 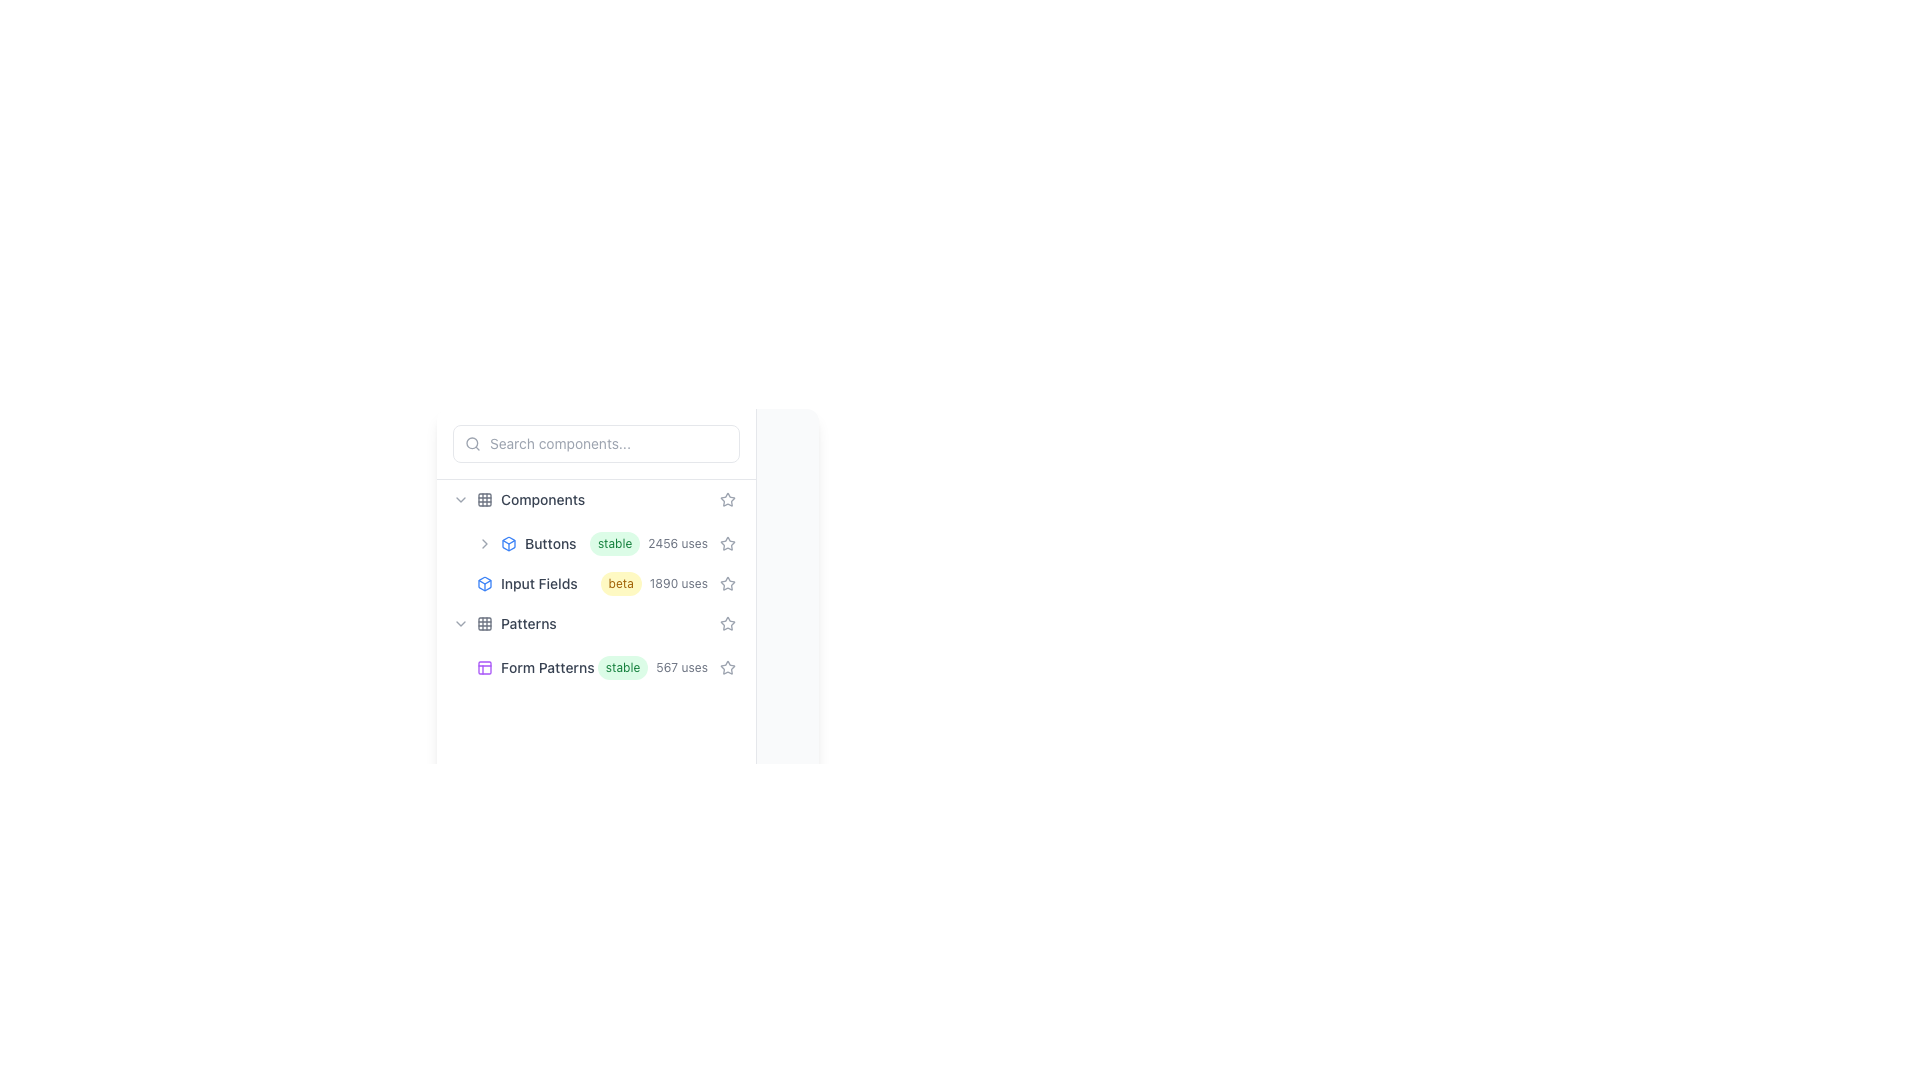 What do you see at coordinates (484, 583) in the screenshot?
I see `the small blue box icon outlined in blue, located to the left of the 'Input Fields' label in the sidebar, for additional information` at bounding box center [484, 583].